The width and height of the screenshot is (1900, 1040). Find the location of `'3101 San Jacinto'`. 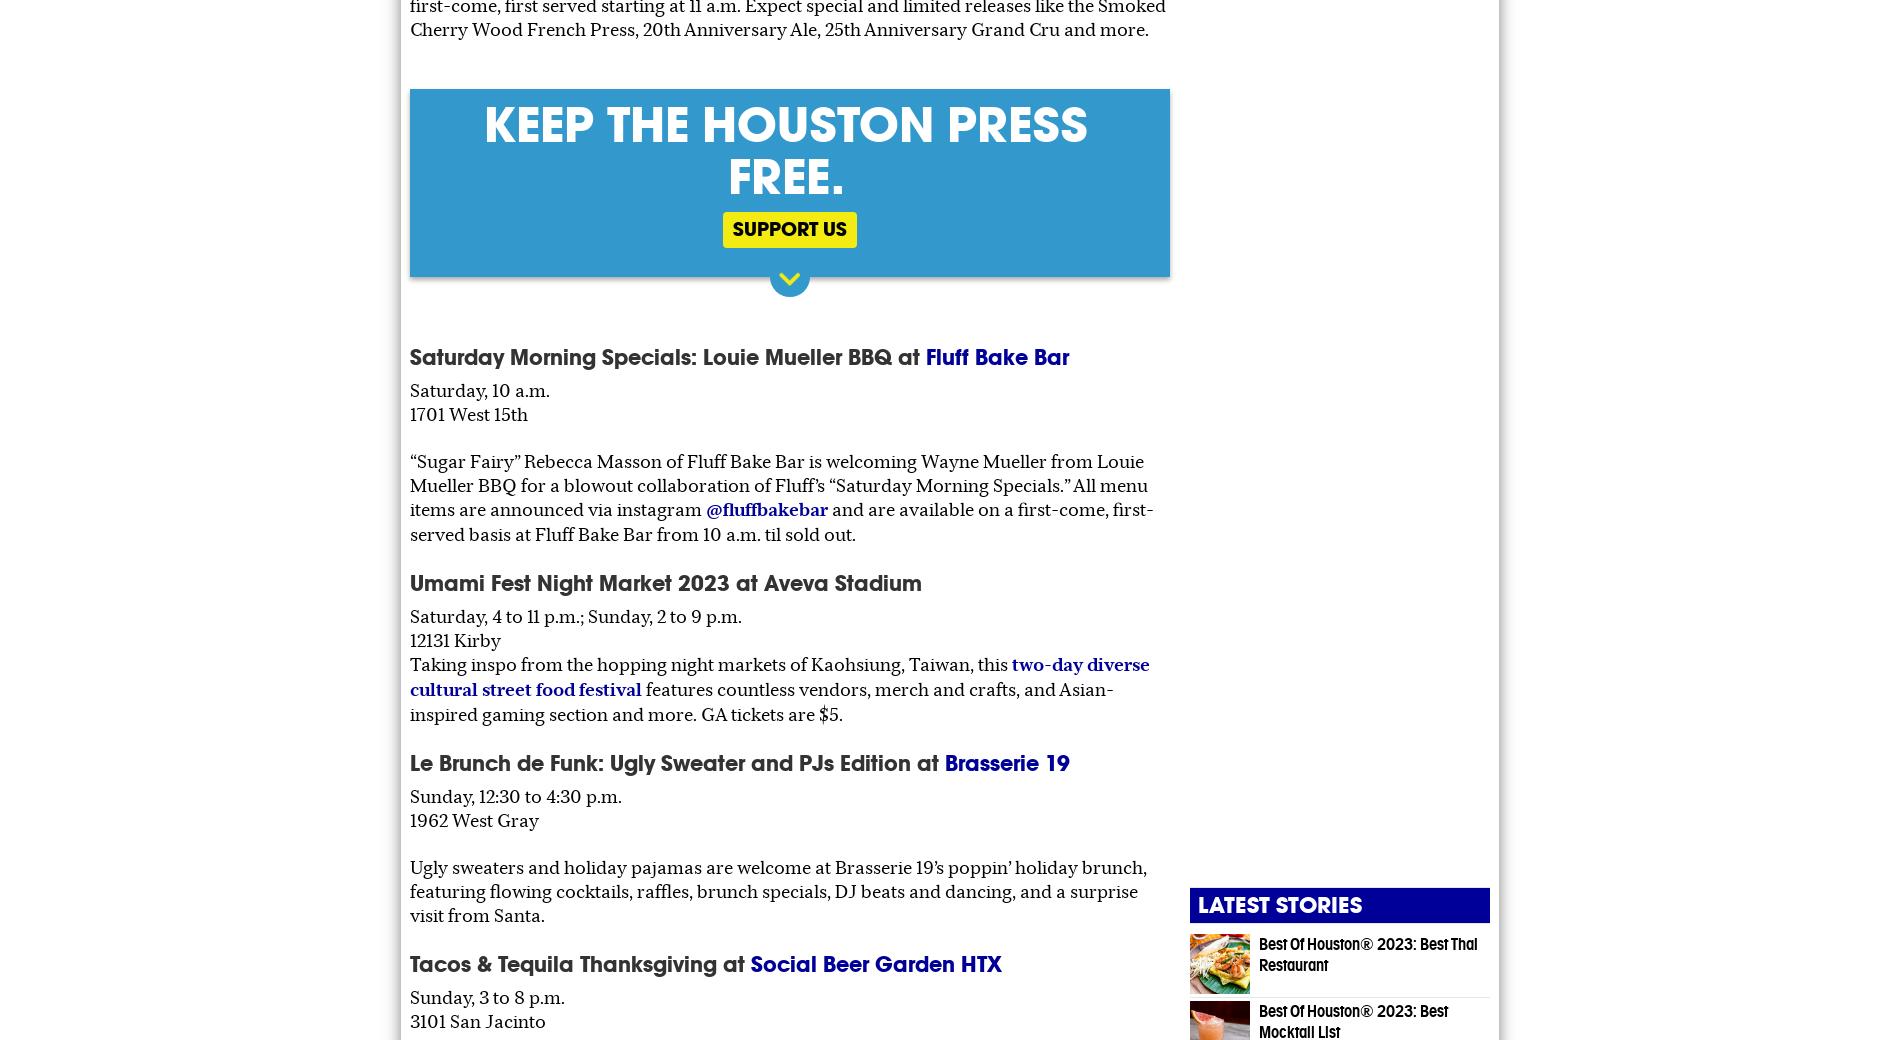

'3101 San Jacinto' is located at coordinates (478, 1020).